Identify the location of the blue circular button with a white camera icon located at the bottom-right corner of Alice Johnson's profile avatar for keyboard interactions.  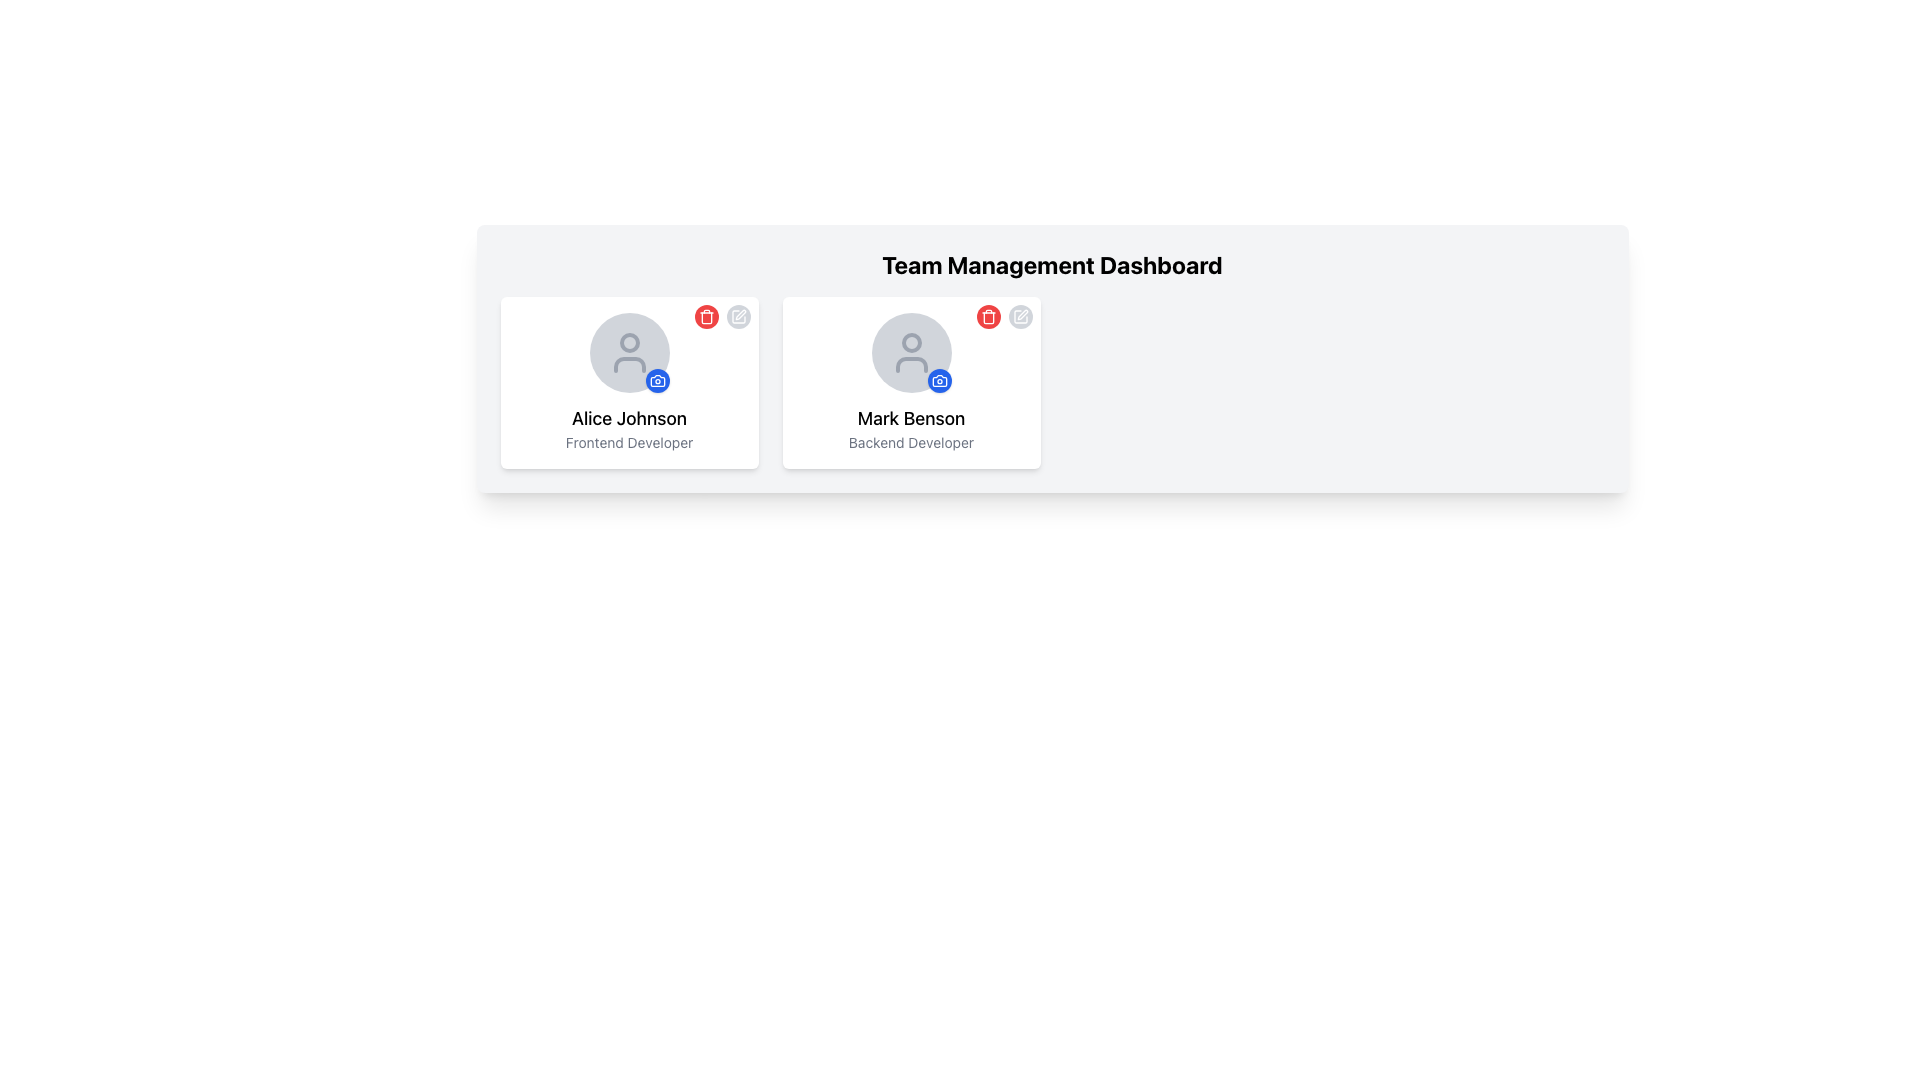
(657, 381).